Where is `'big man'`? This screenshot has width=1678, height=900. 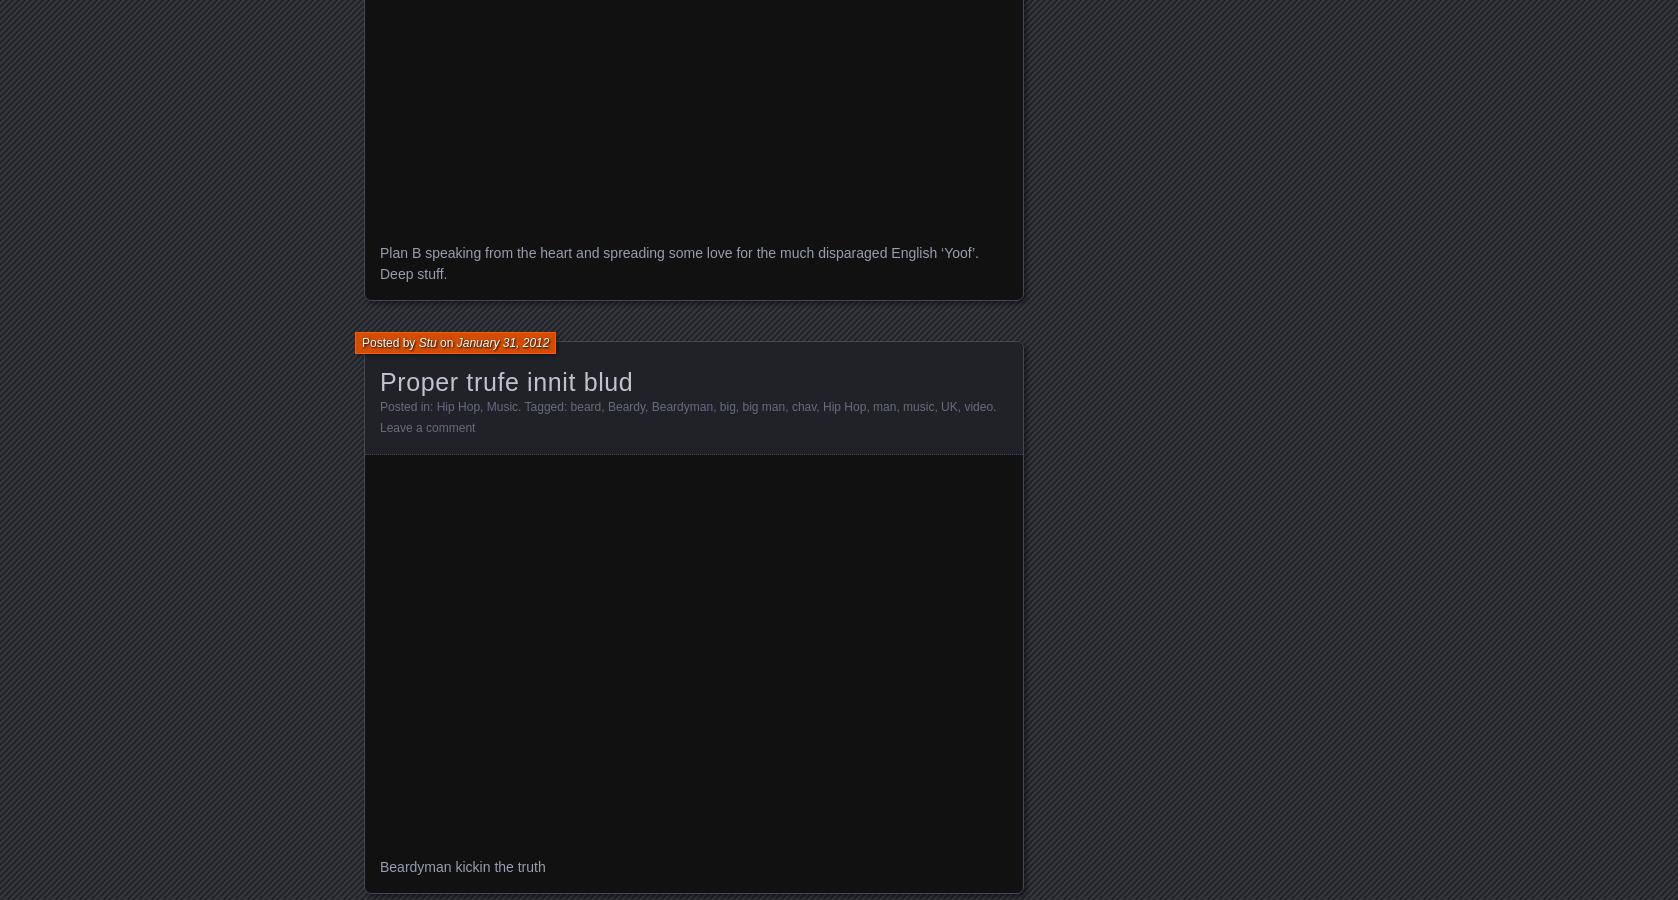
'big man' is located at coordinates (762, 406).